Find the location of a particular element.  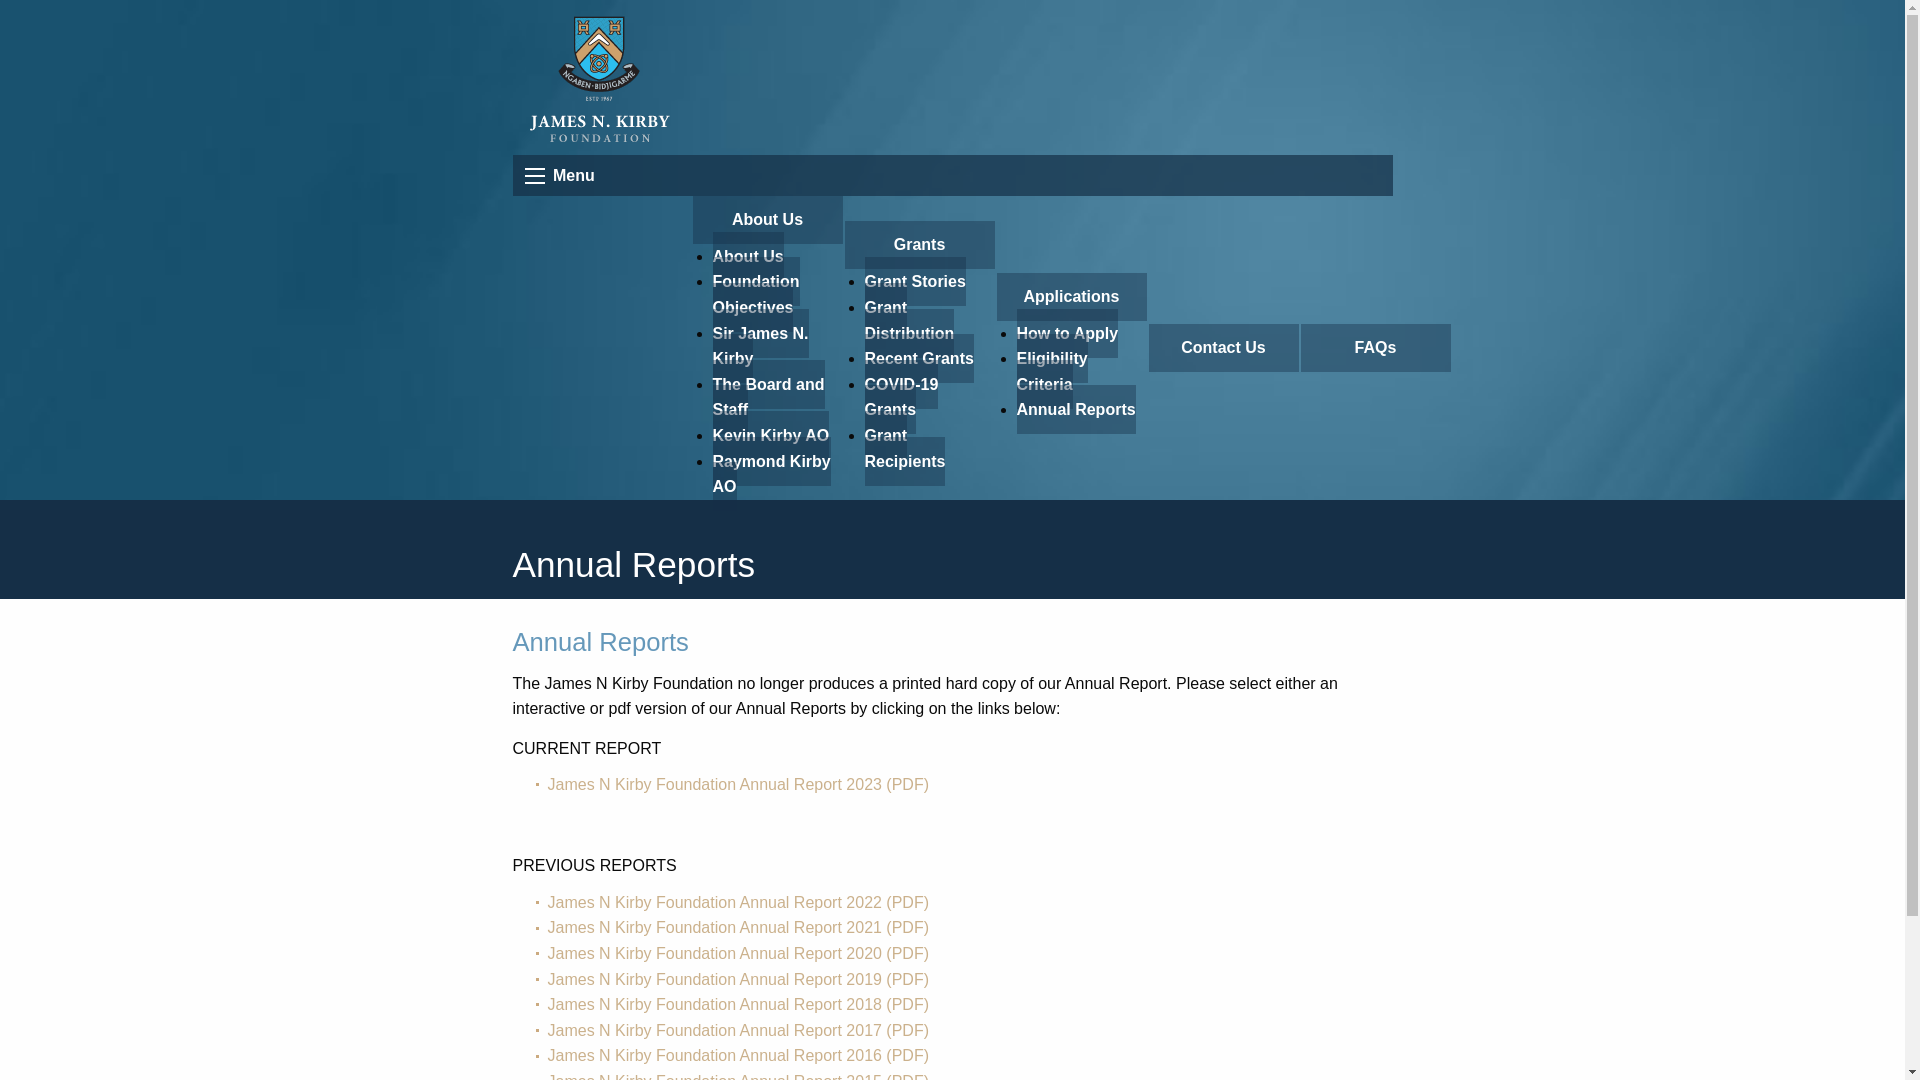

'Foundation Objectives' is located at coordinates (754, 294).